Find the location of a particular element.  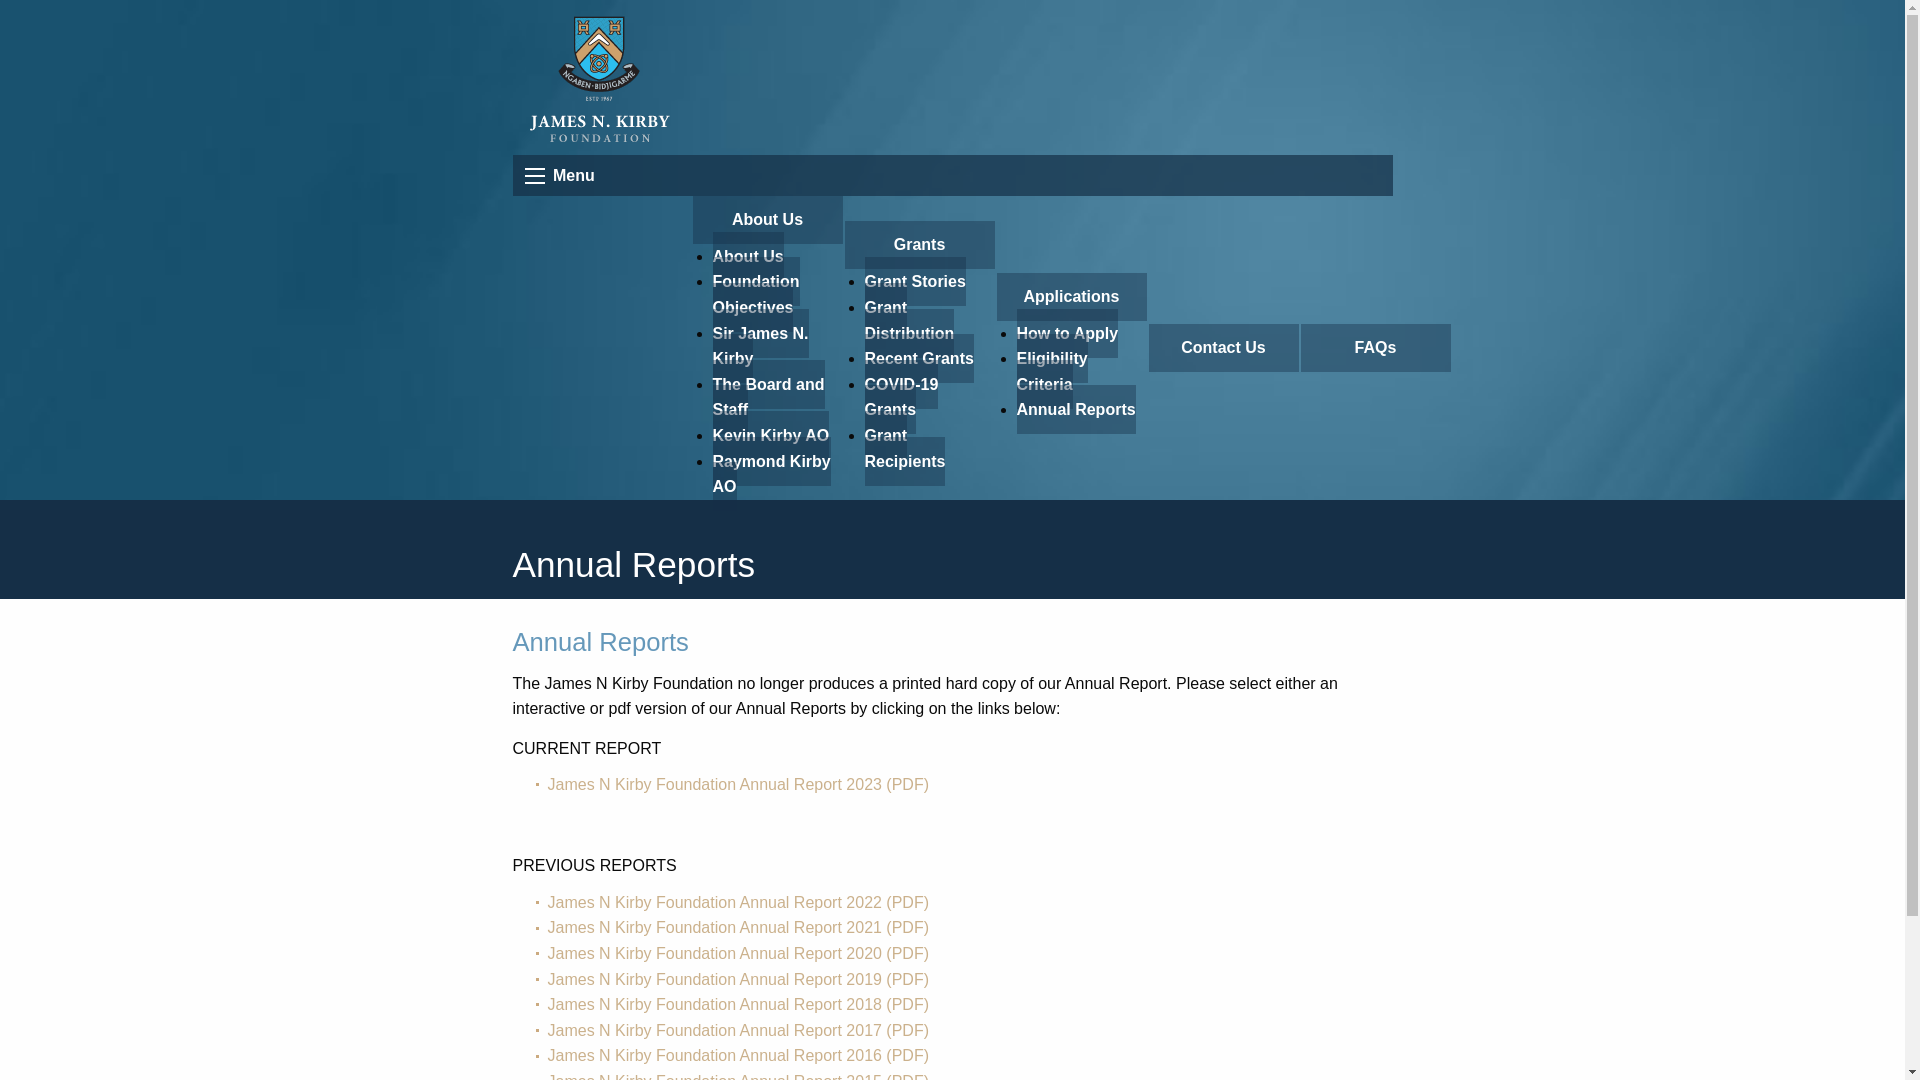

'Foundation Objectives' is located at coordinates (754, 294).